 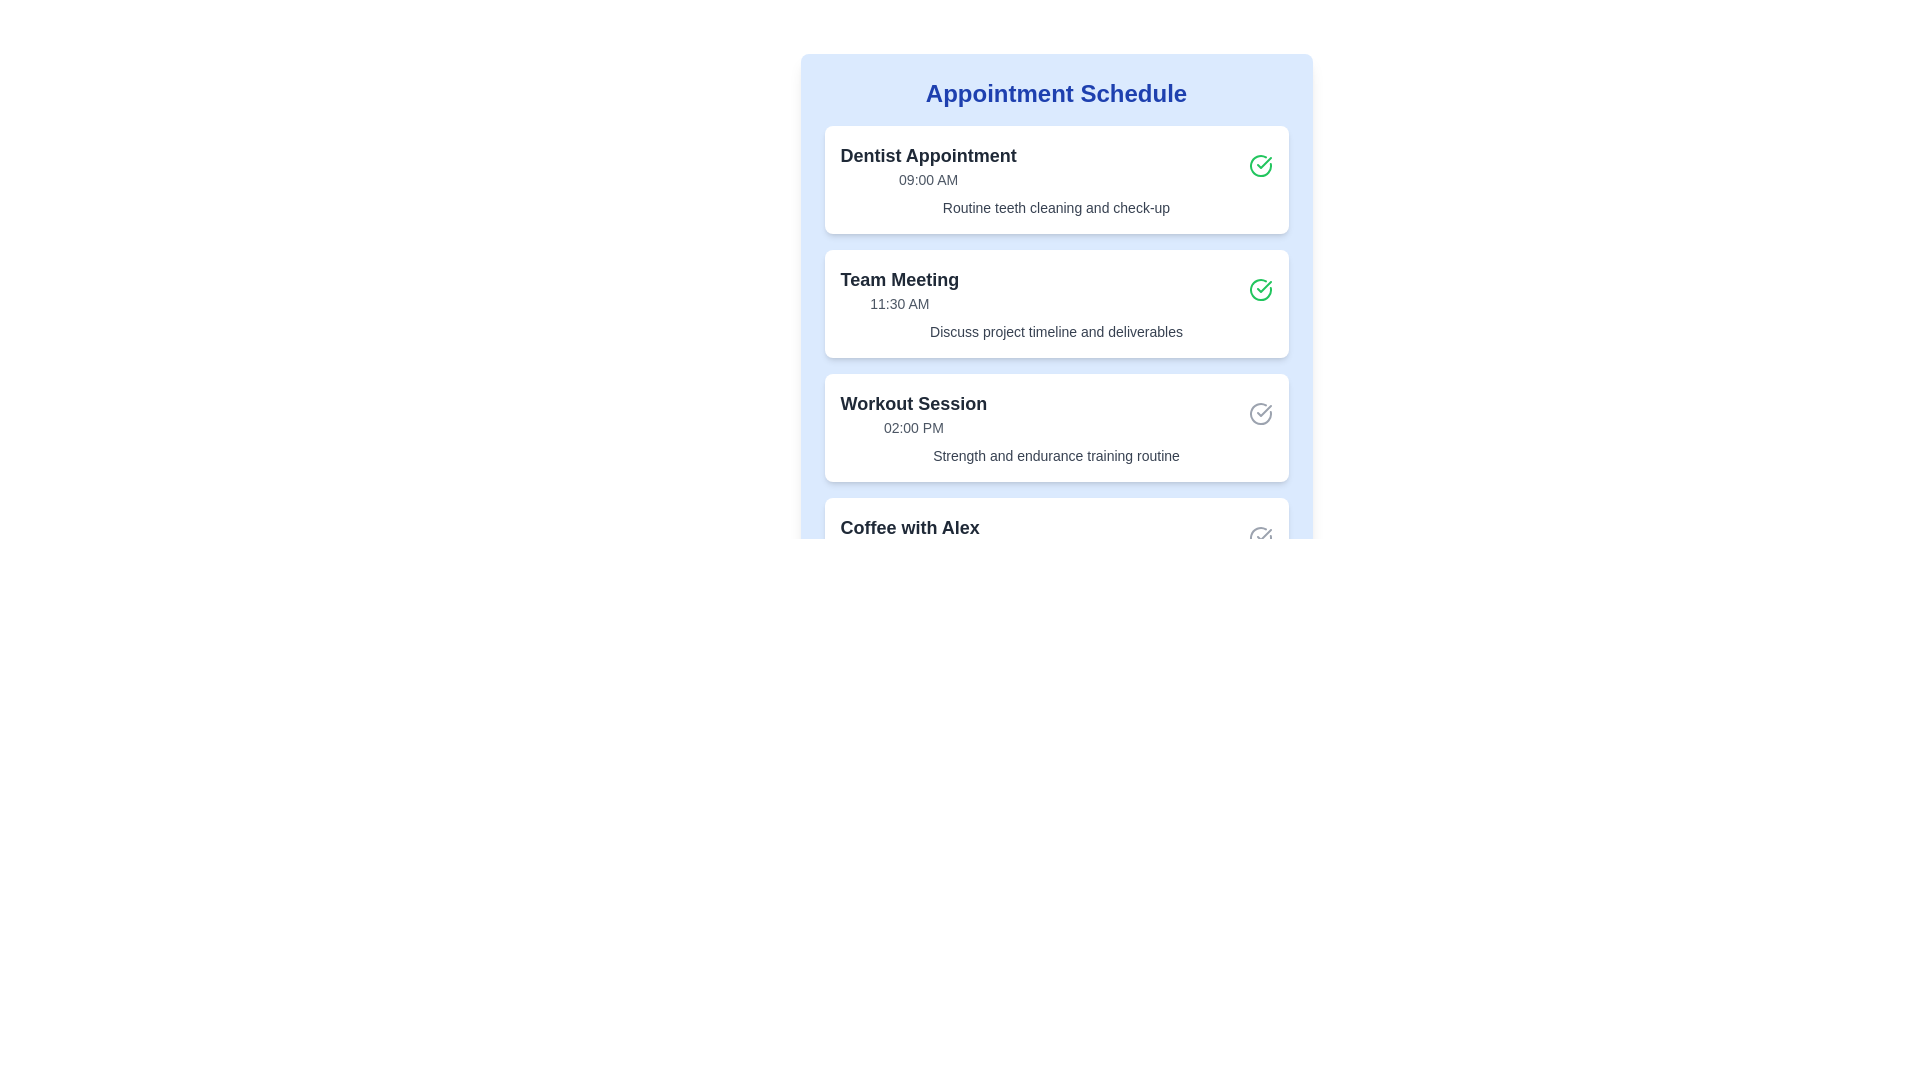 What do you see at coordinates (1262, 161) in the screenshot?
I see `the checkmark icon inside the green circular outline, which is located to the right of the 'Team Meeting' entry, representing task completion` at bounding box center [1262, 161].